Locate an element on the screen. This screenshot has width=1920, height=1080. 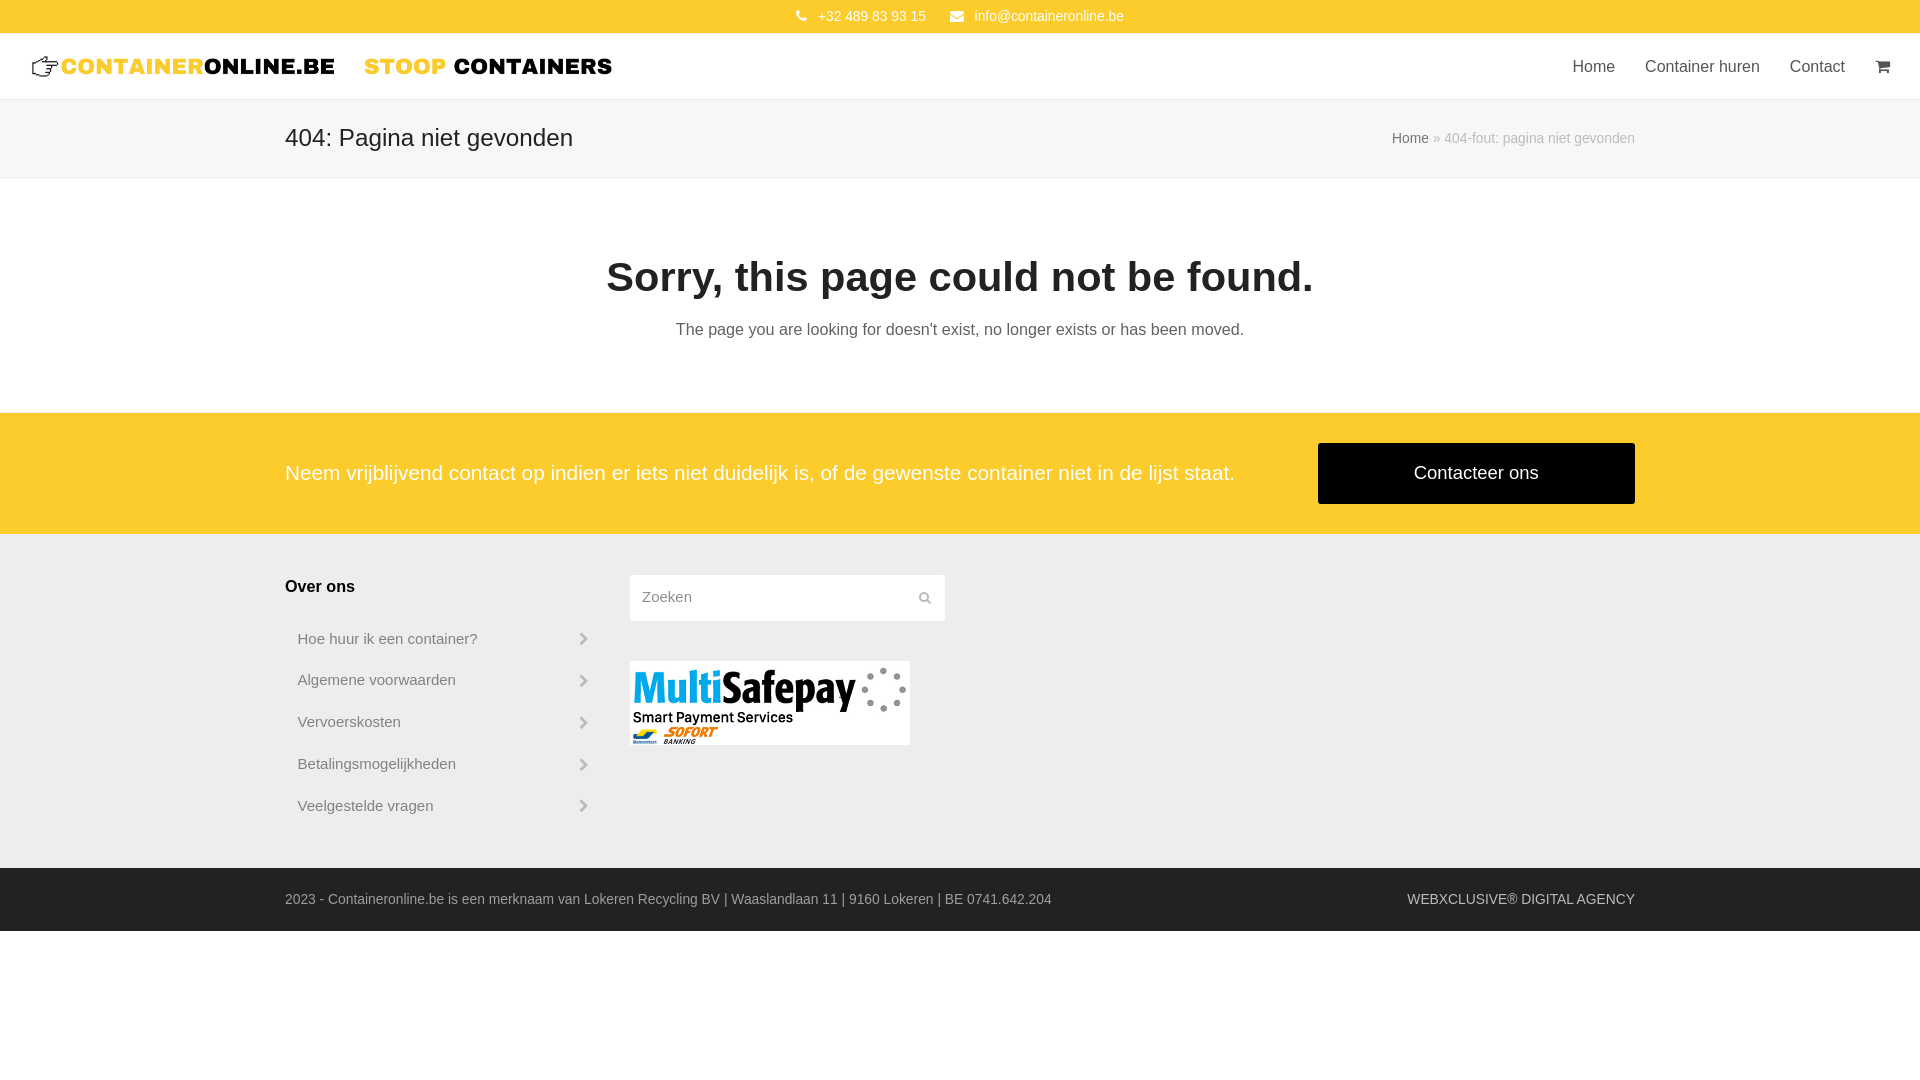
'Container huren' is located at coordinates (1630, 65).